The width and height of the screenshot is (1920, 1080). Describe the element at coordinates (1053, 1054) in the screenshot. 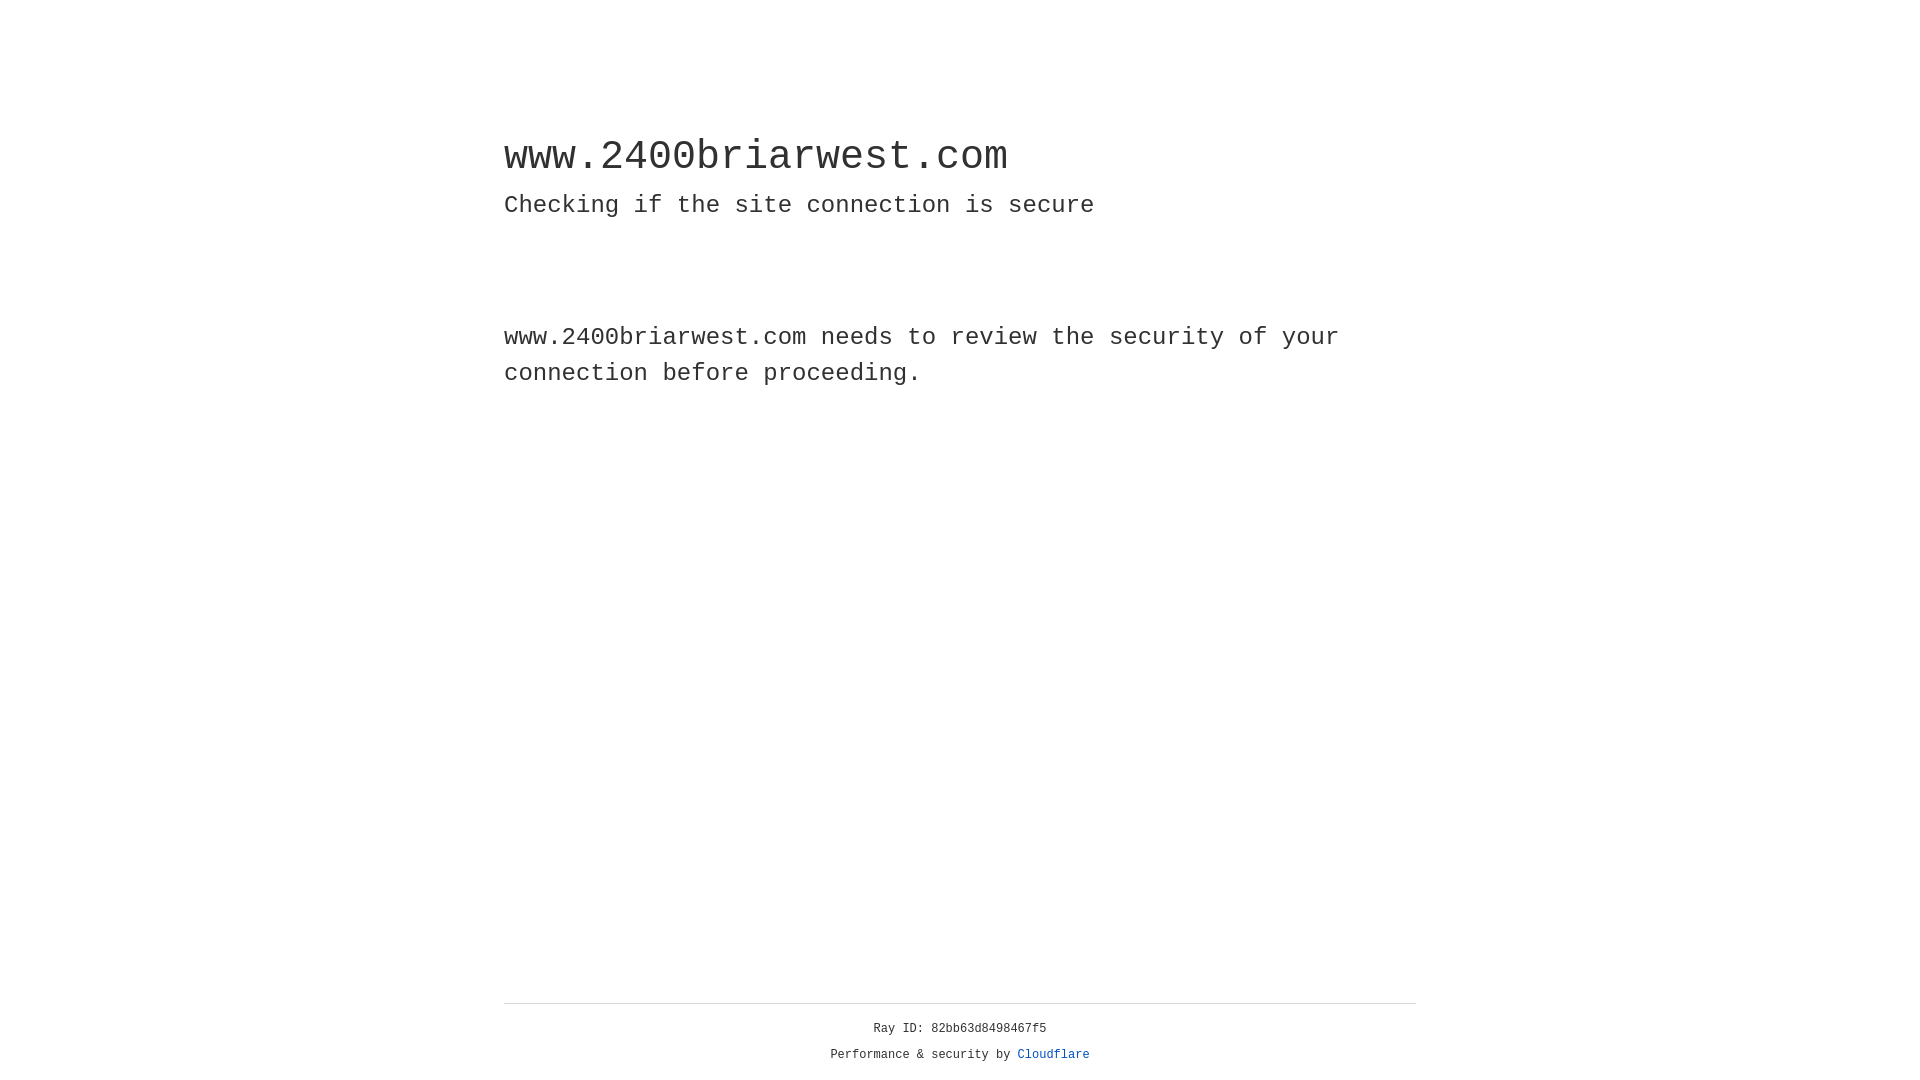

I see `'Cloudflare'` at that location.